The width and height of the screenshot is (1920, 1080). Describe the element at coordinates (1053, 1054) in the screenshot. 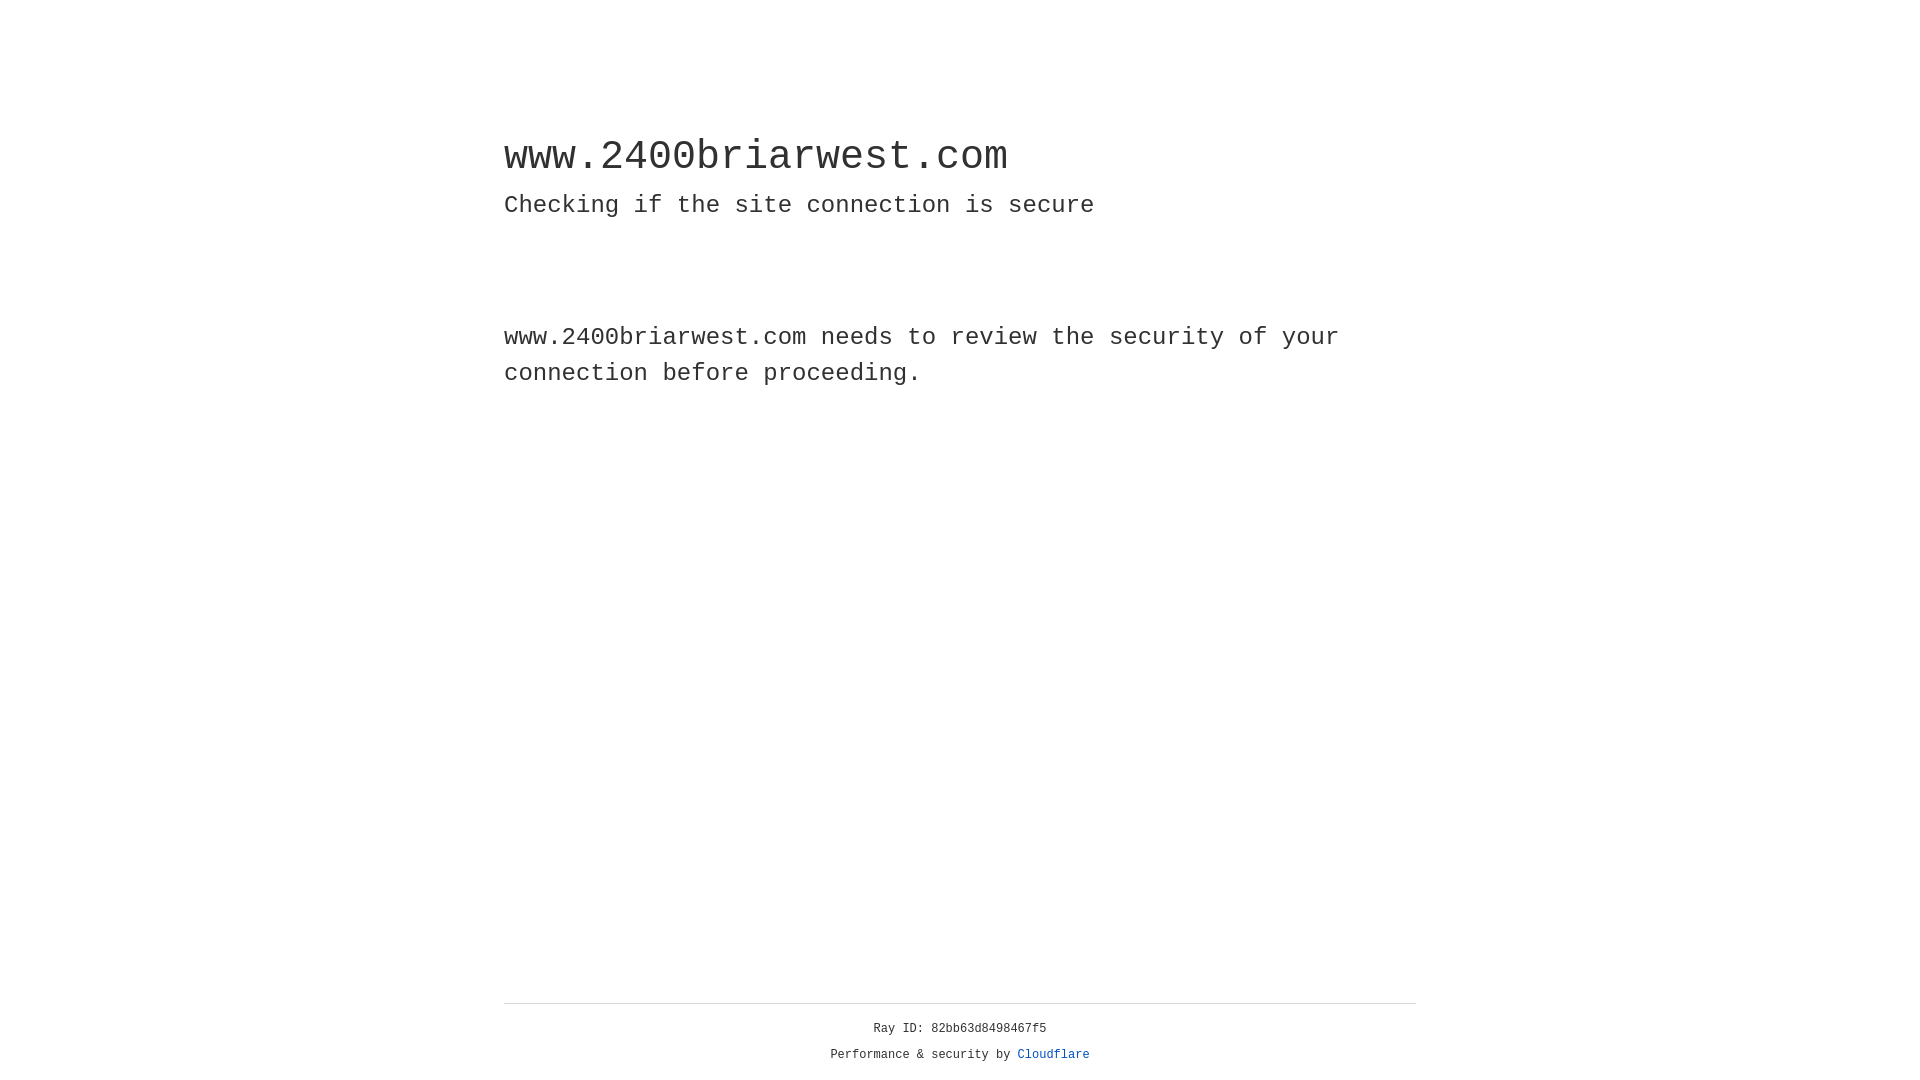

I see `'Cloudflare'` at that location.